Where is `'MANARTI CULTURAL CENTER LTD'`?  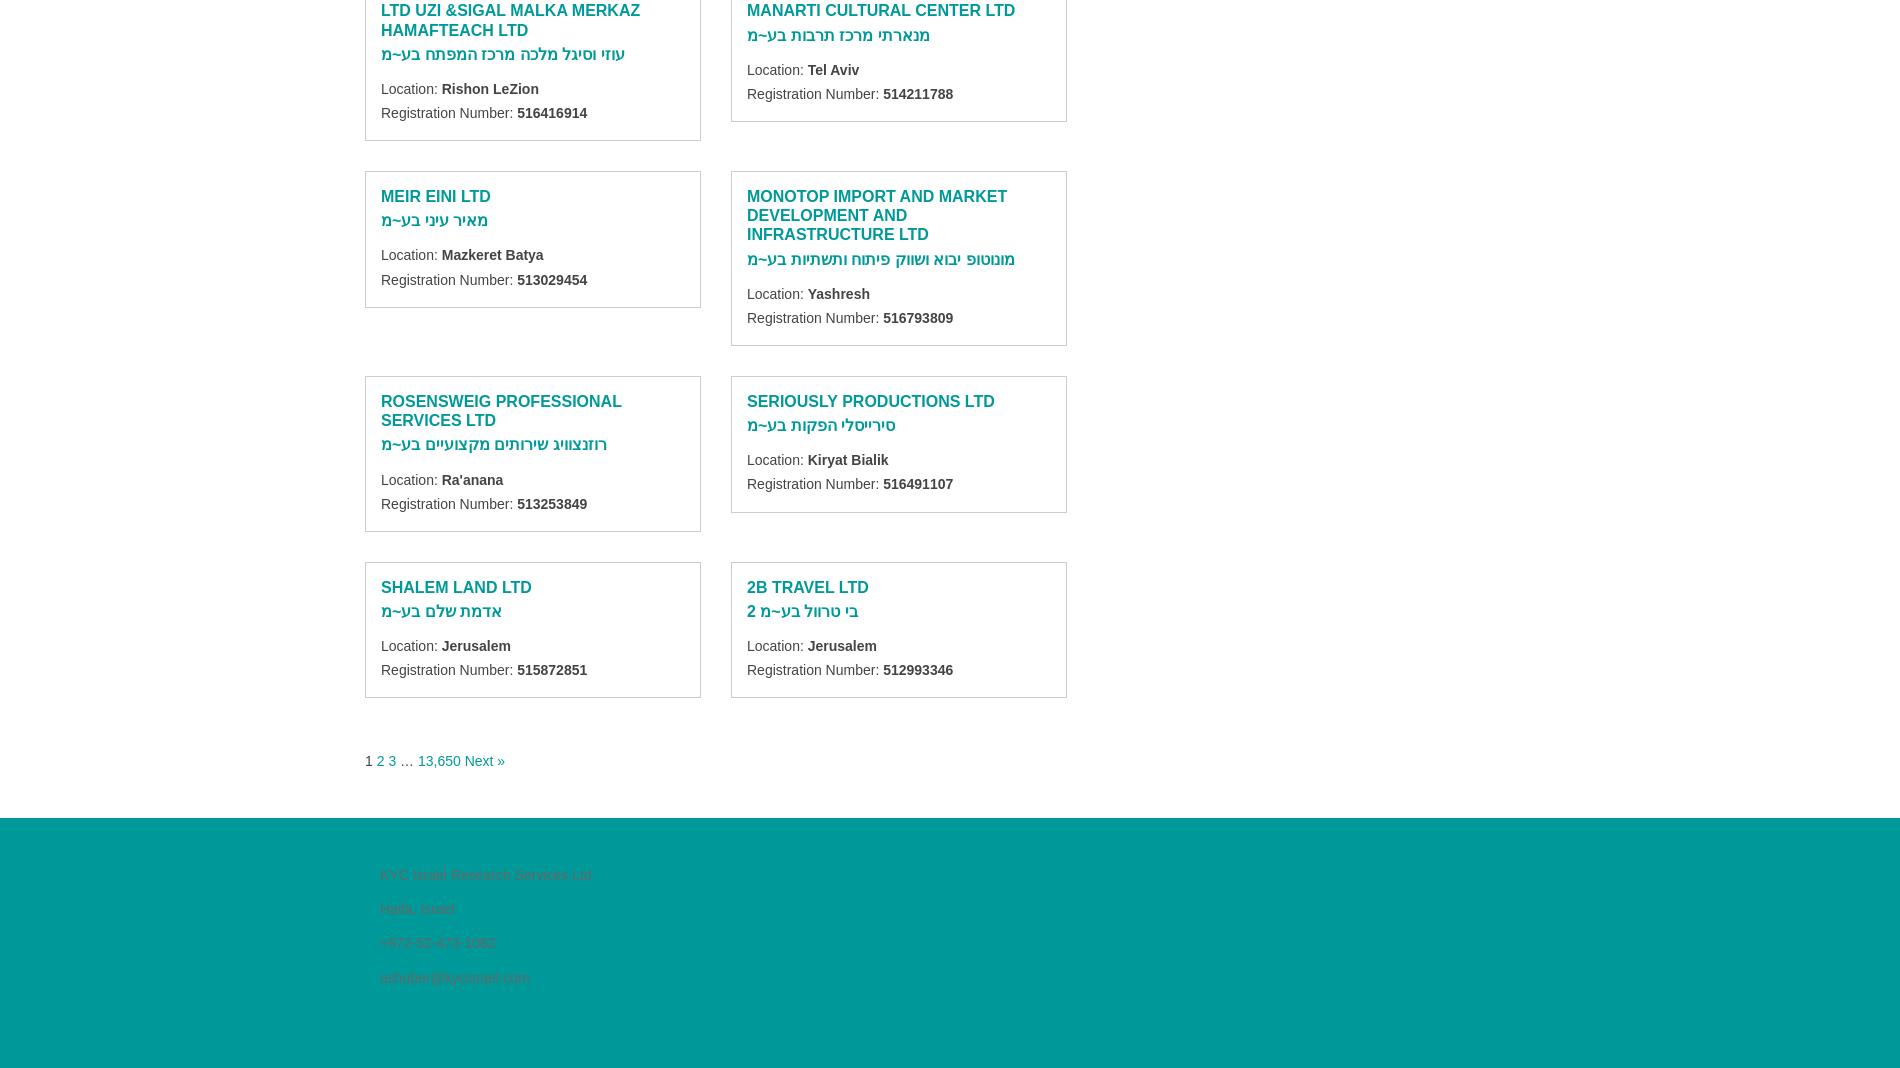
'MANARTI CULTURAL CENTER LTD' is located at coordinates (746, 9).